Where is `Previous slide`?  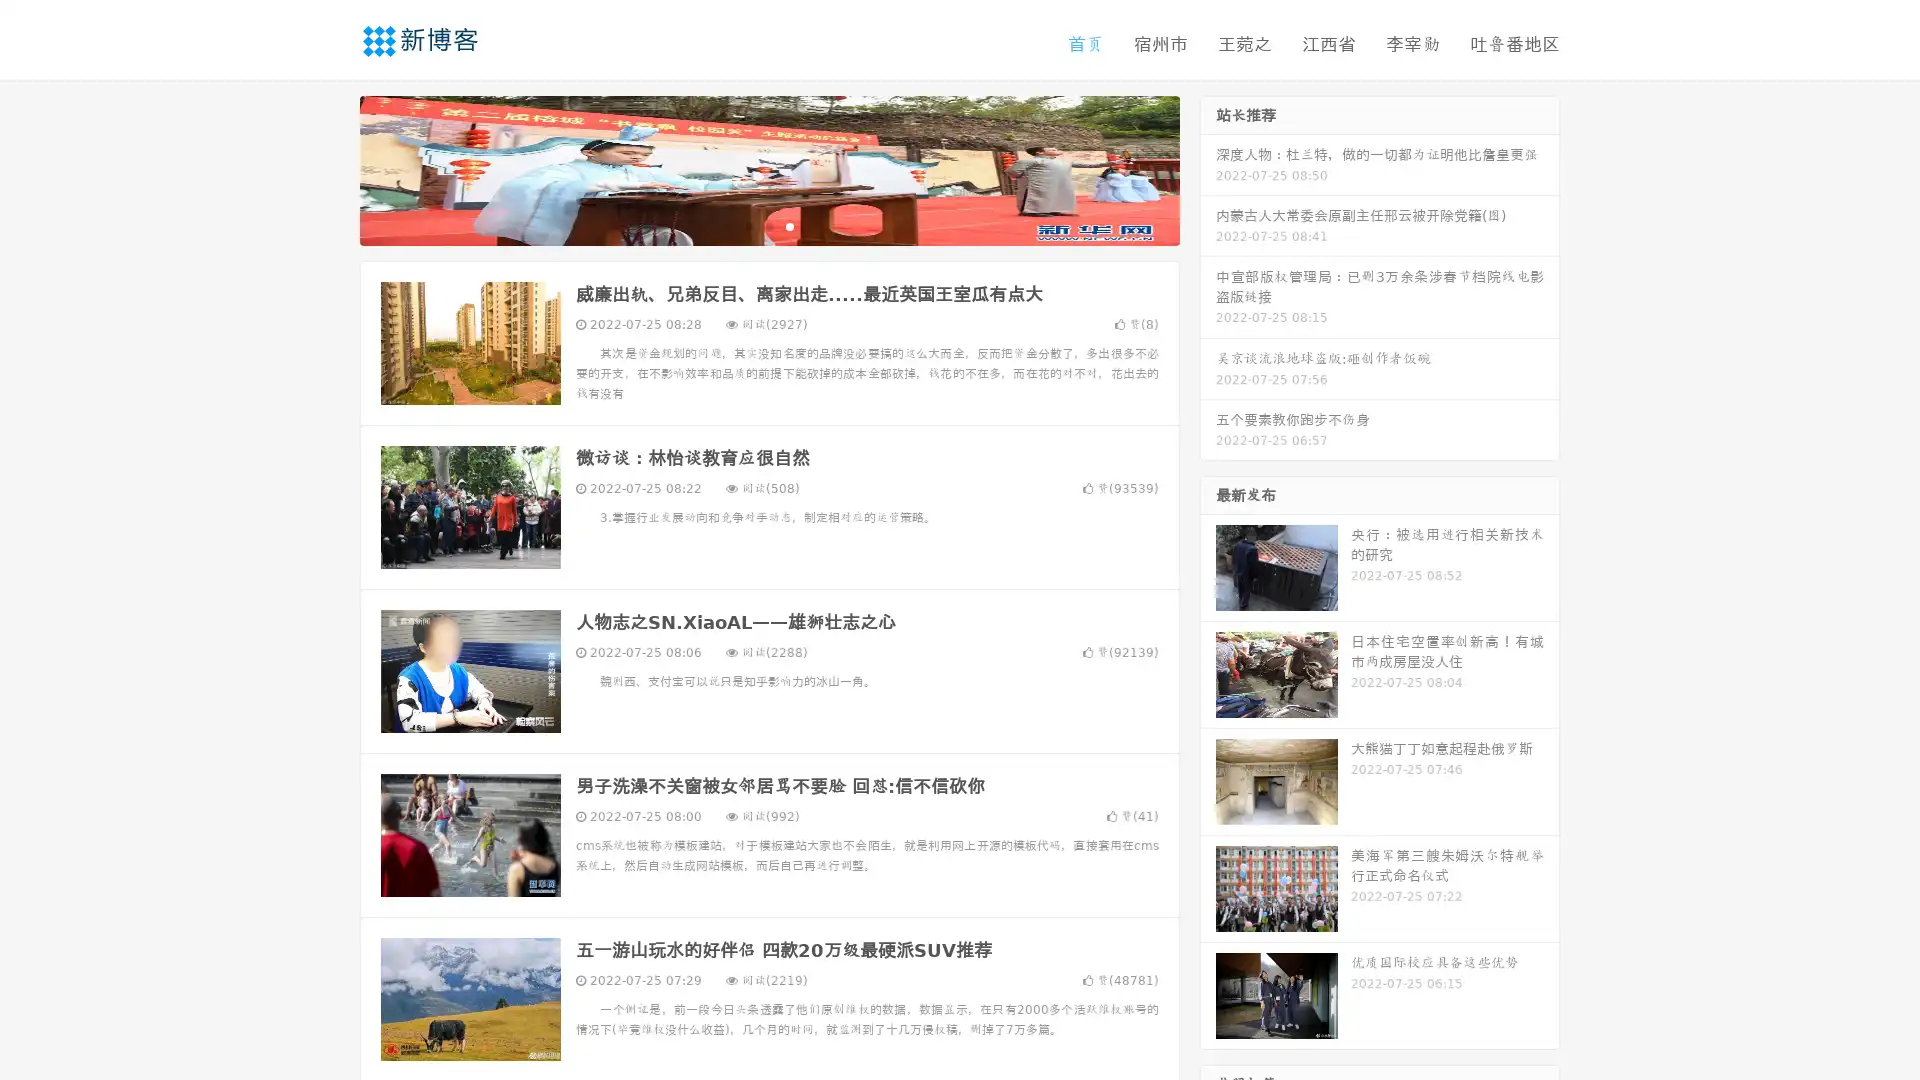 Previous slide is located at coordinates (330, 168).